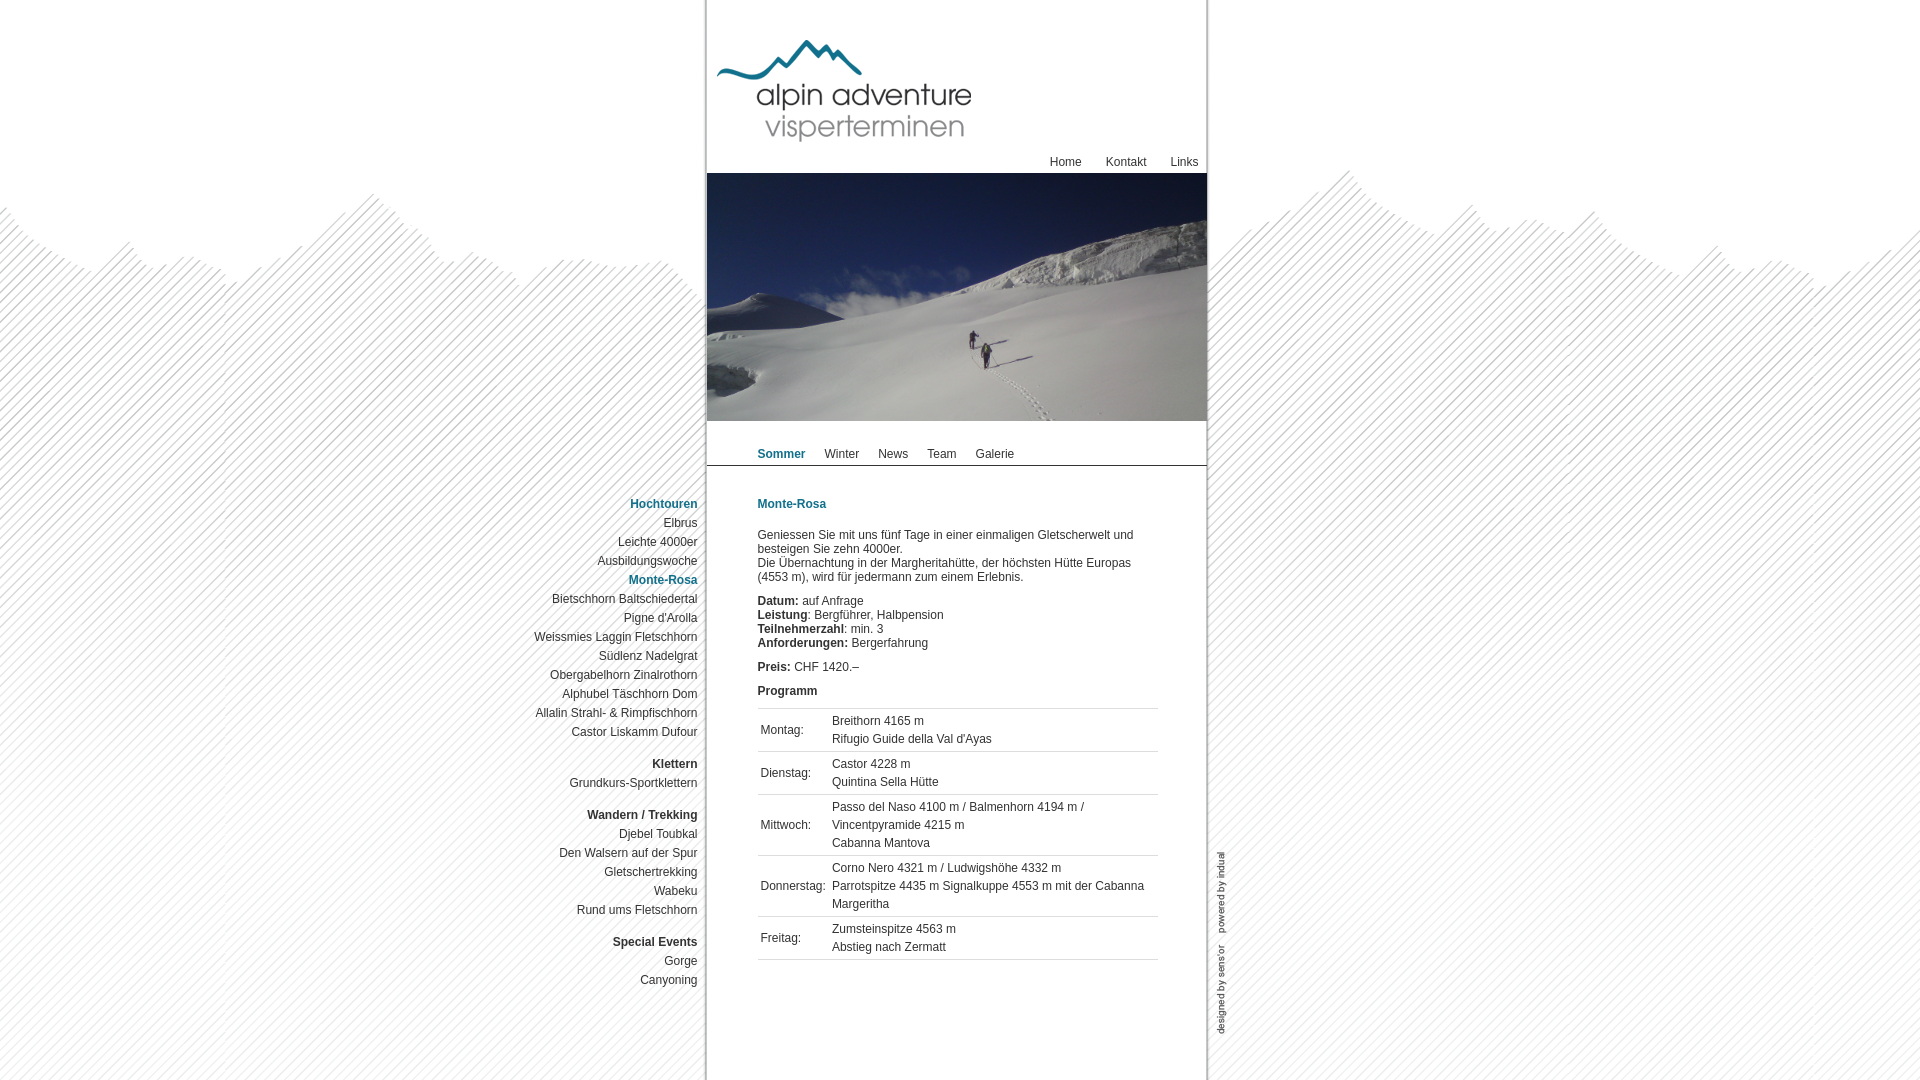 The height and width of the screenshot is (1080, 1920). What do you see at coordinates (609, 782) in the screenshot?
I see `'Grundkurs-Sportklettern'` at bounding box center [609, 782].